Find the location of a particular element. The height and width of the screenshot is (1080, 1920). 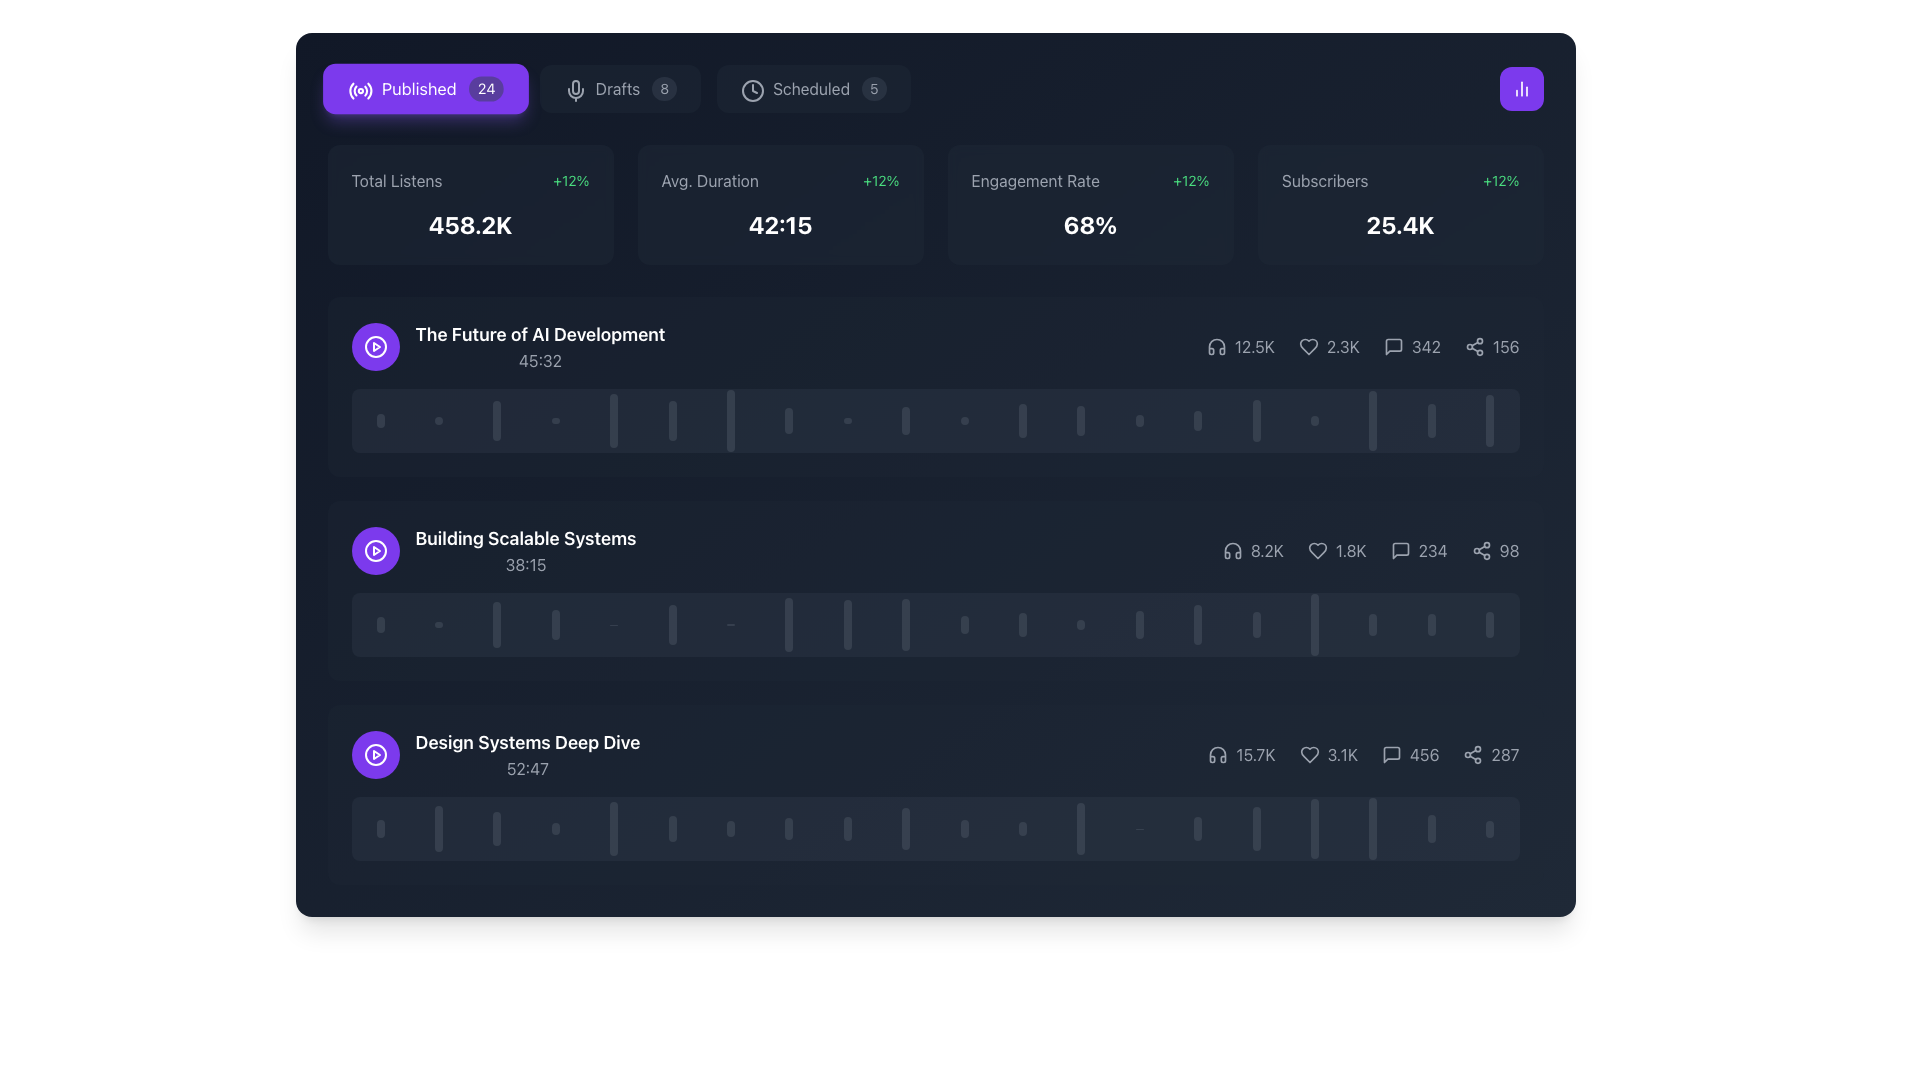

the icon representing the metric of the number of listeners, which is located to the left of a numerical figure in the lower mid-section of the interface, part of the second content row is located at coordinates (1231, 551).